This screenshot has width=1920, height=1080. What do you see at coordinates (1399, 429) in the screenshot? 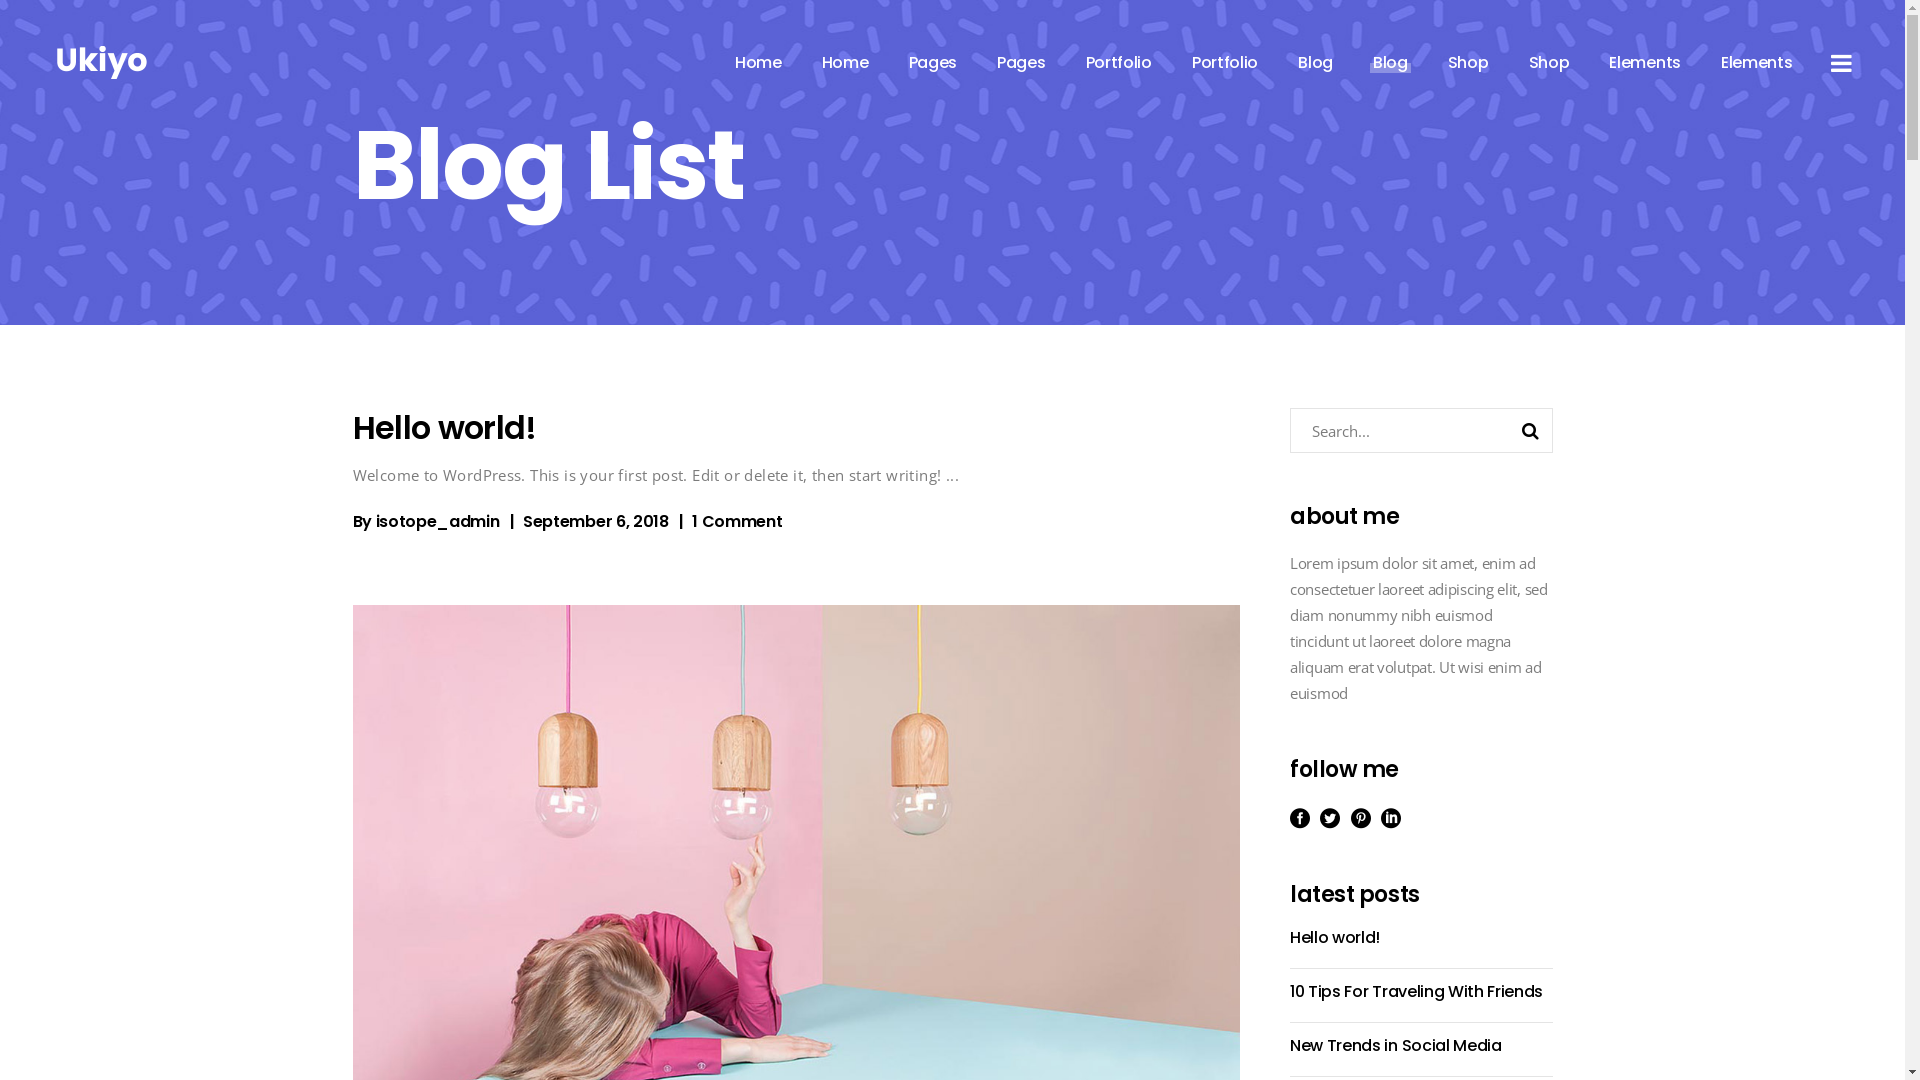
I see `'Search for:'` at bounding box center [1399, 429].